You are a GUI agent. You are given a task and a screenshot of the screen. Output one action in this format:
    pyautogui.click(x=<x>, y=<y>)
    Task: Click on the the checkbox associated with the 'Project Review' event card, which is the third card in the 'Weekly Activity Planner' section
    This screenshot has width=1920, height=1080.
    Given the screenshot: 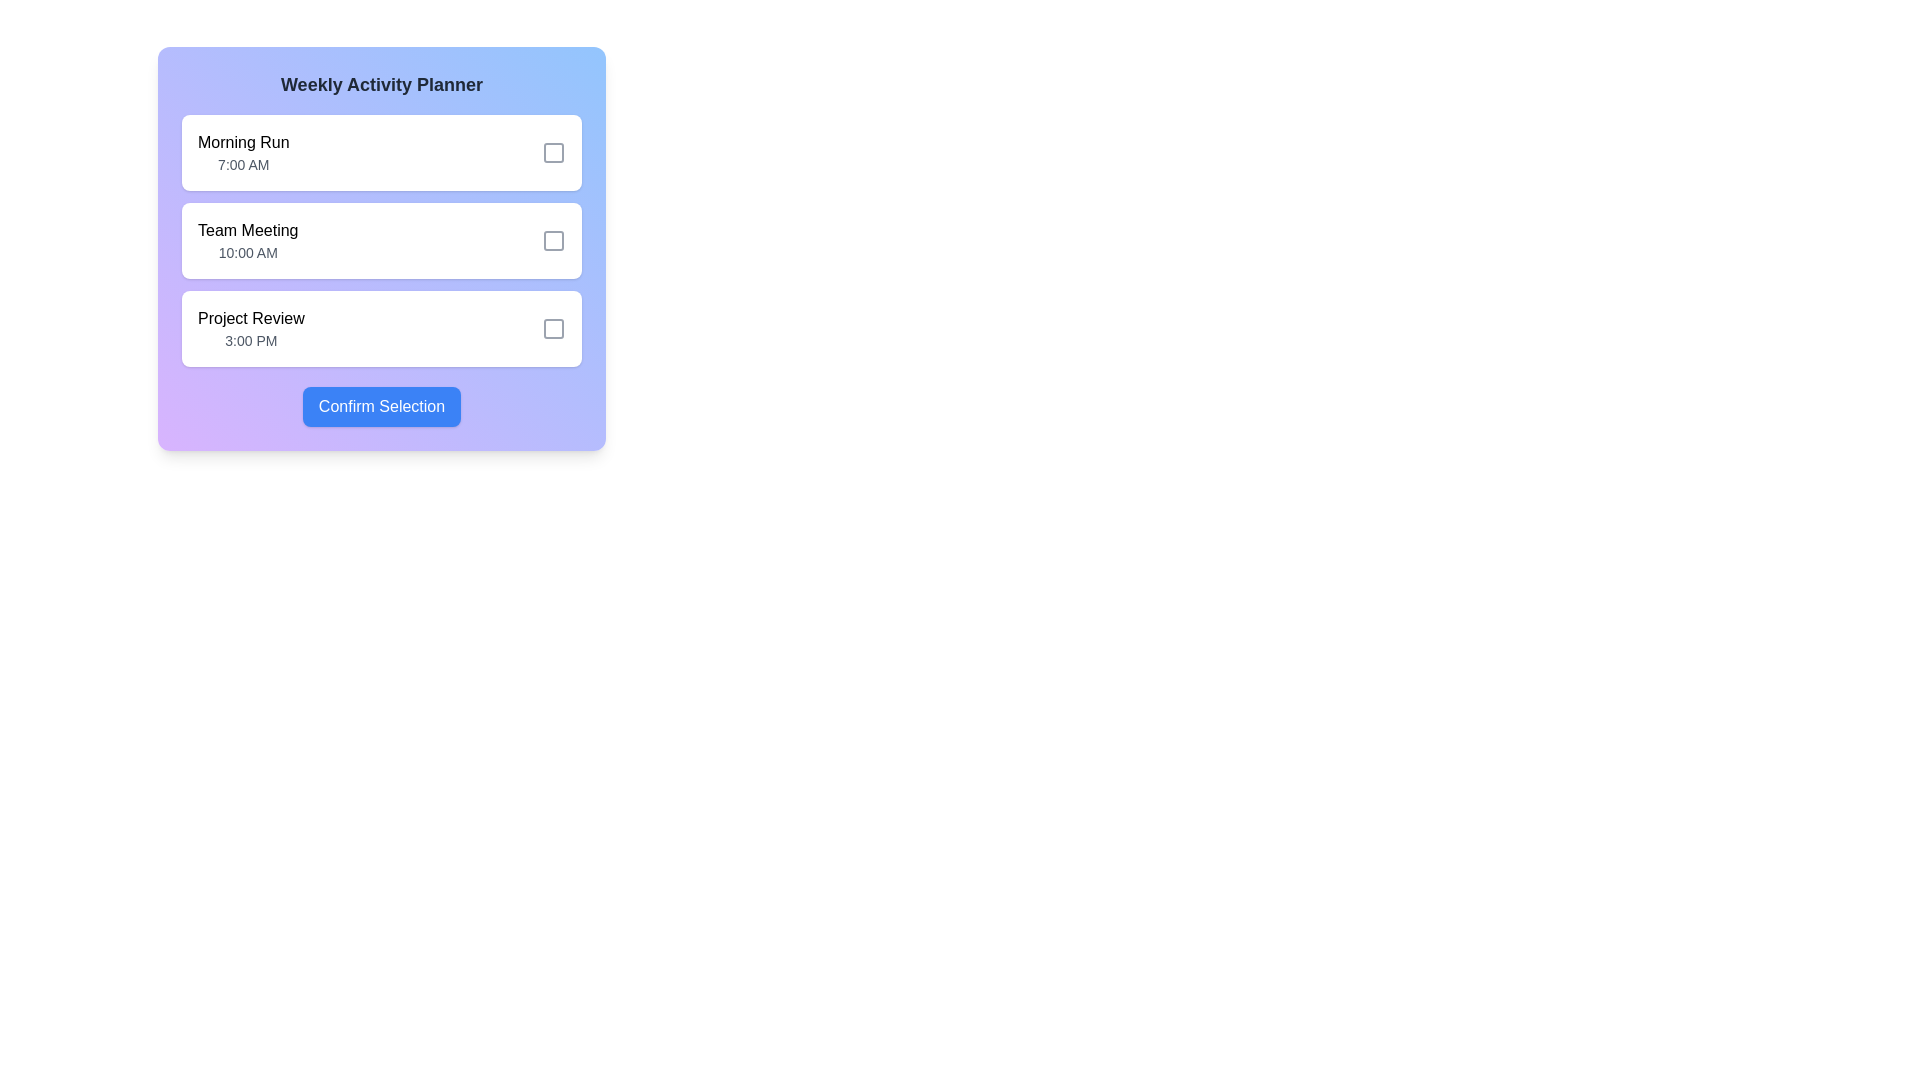 What is the action you would take?
    pyautogui.click(x=382, y=327)
    